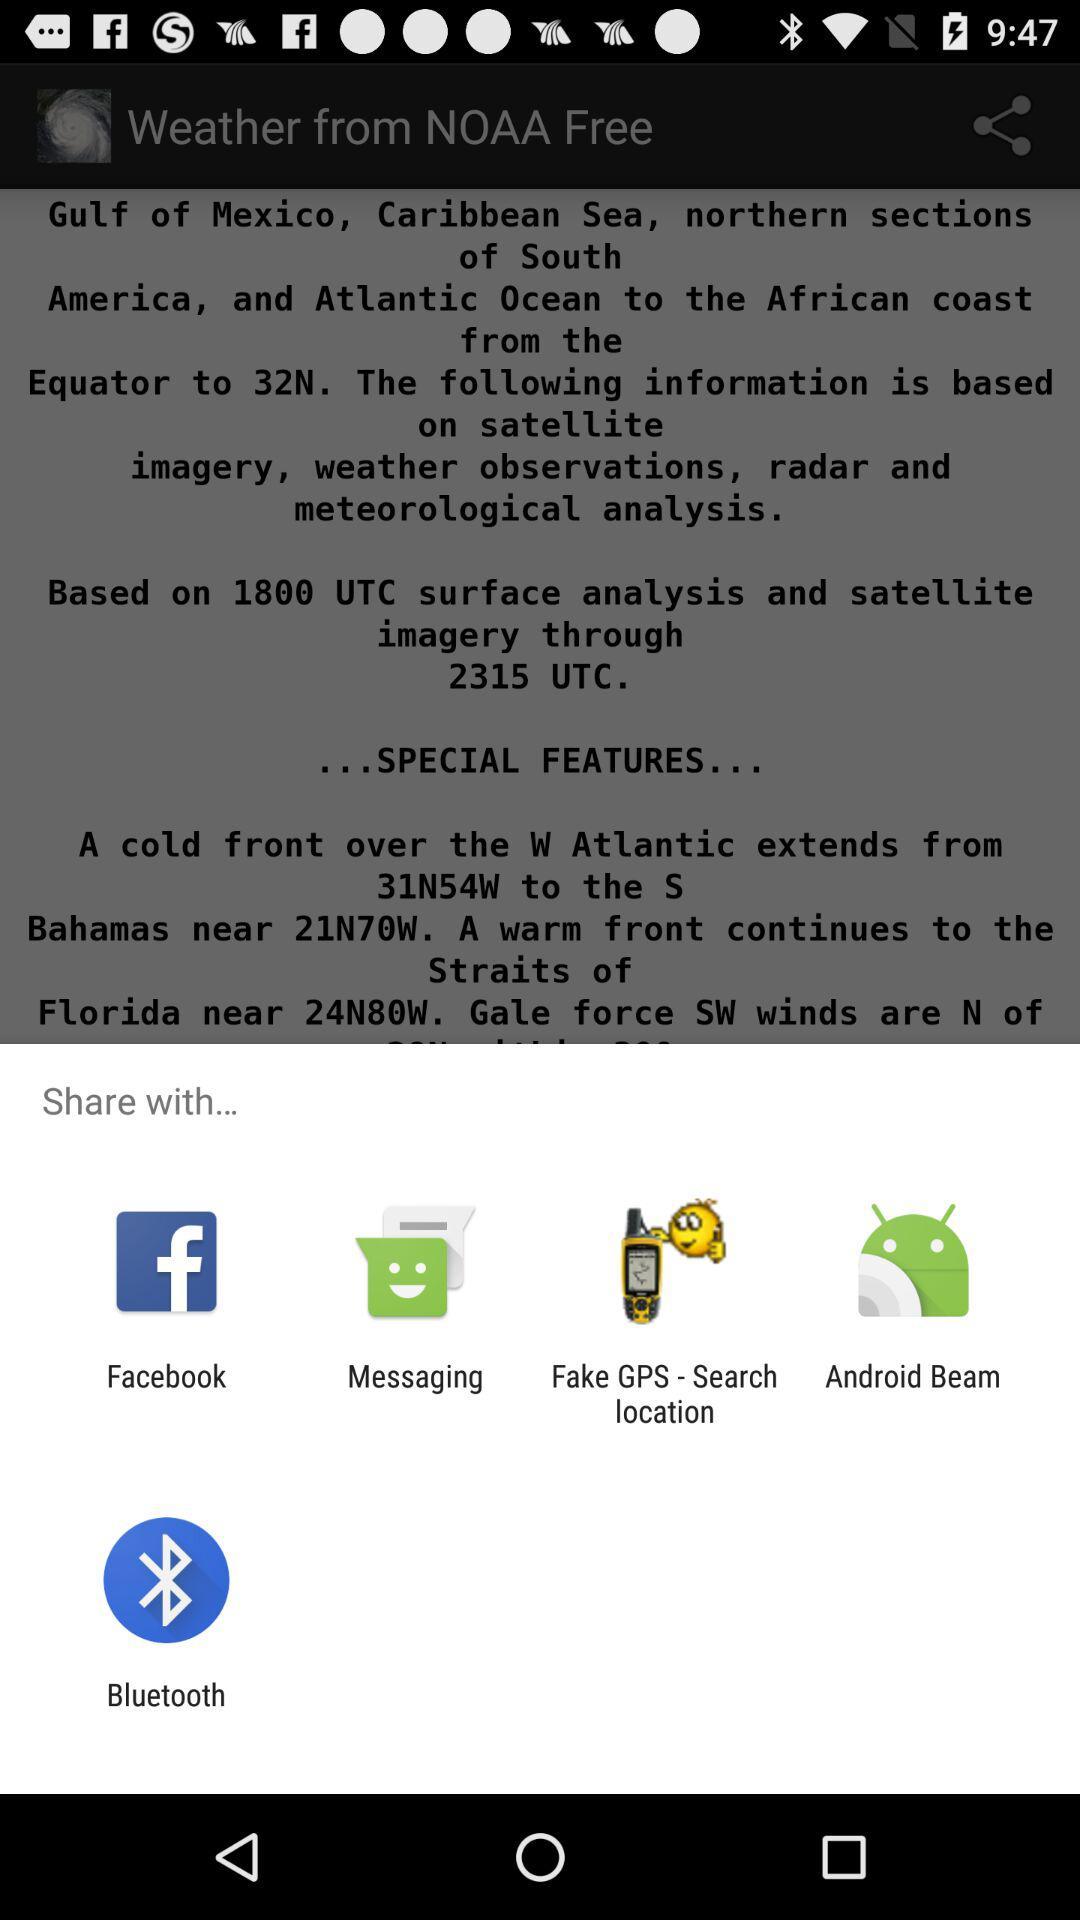 This screenshot has width=1080, height=1920. Describe the element at coordinates (664, 1392) in the screenshot. I see `item next to android beam icon` at that location.